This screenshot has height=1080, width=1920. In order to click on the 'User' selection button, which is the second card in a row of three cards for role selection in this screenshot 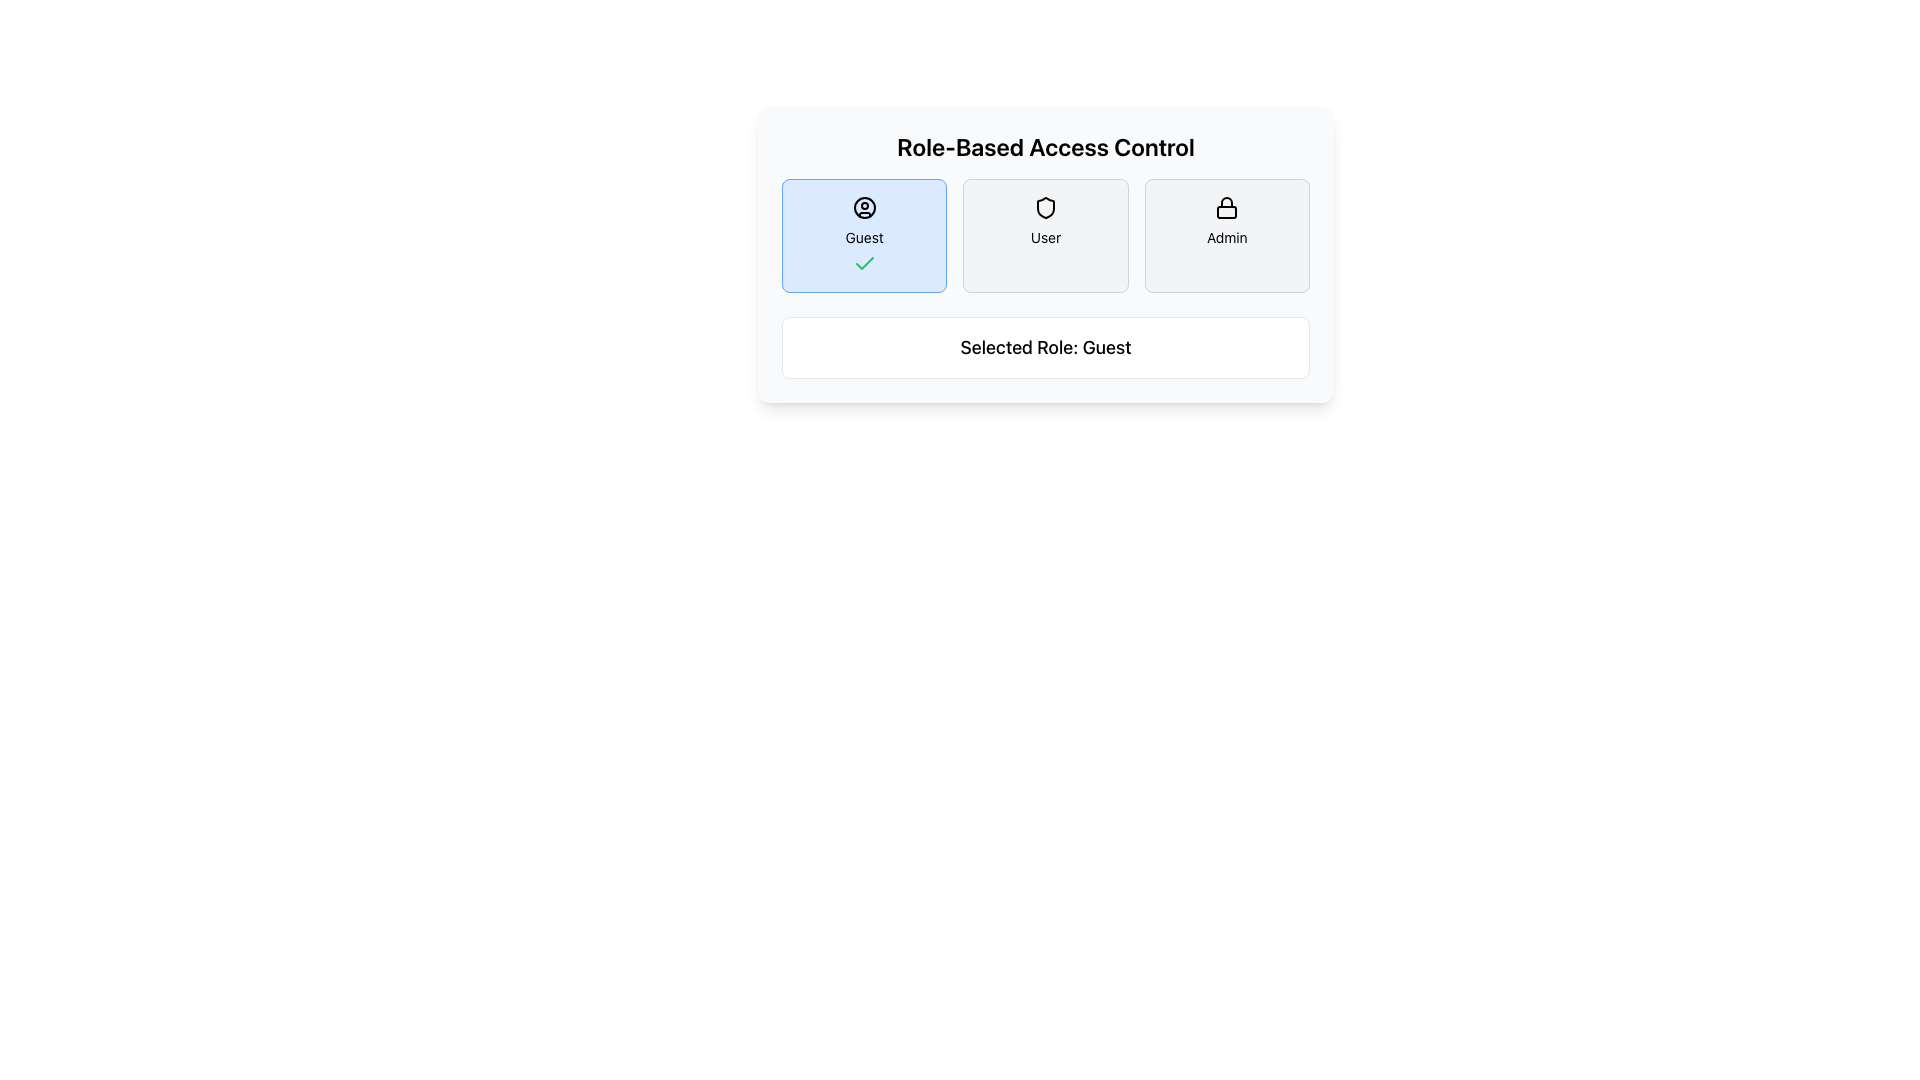, I will do `click(1045, 234)`.